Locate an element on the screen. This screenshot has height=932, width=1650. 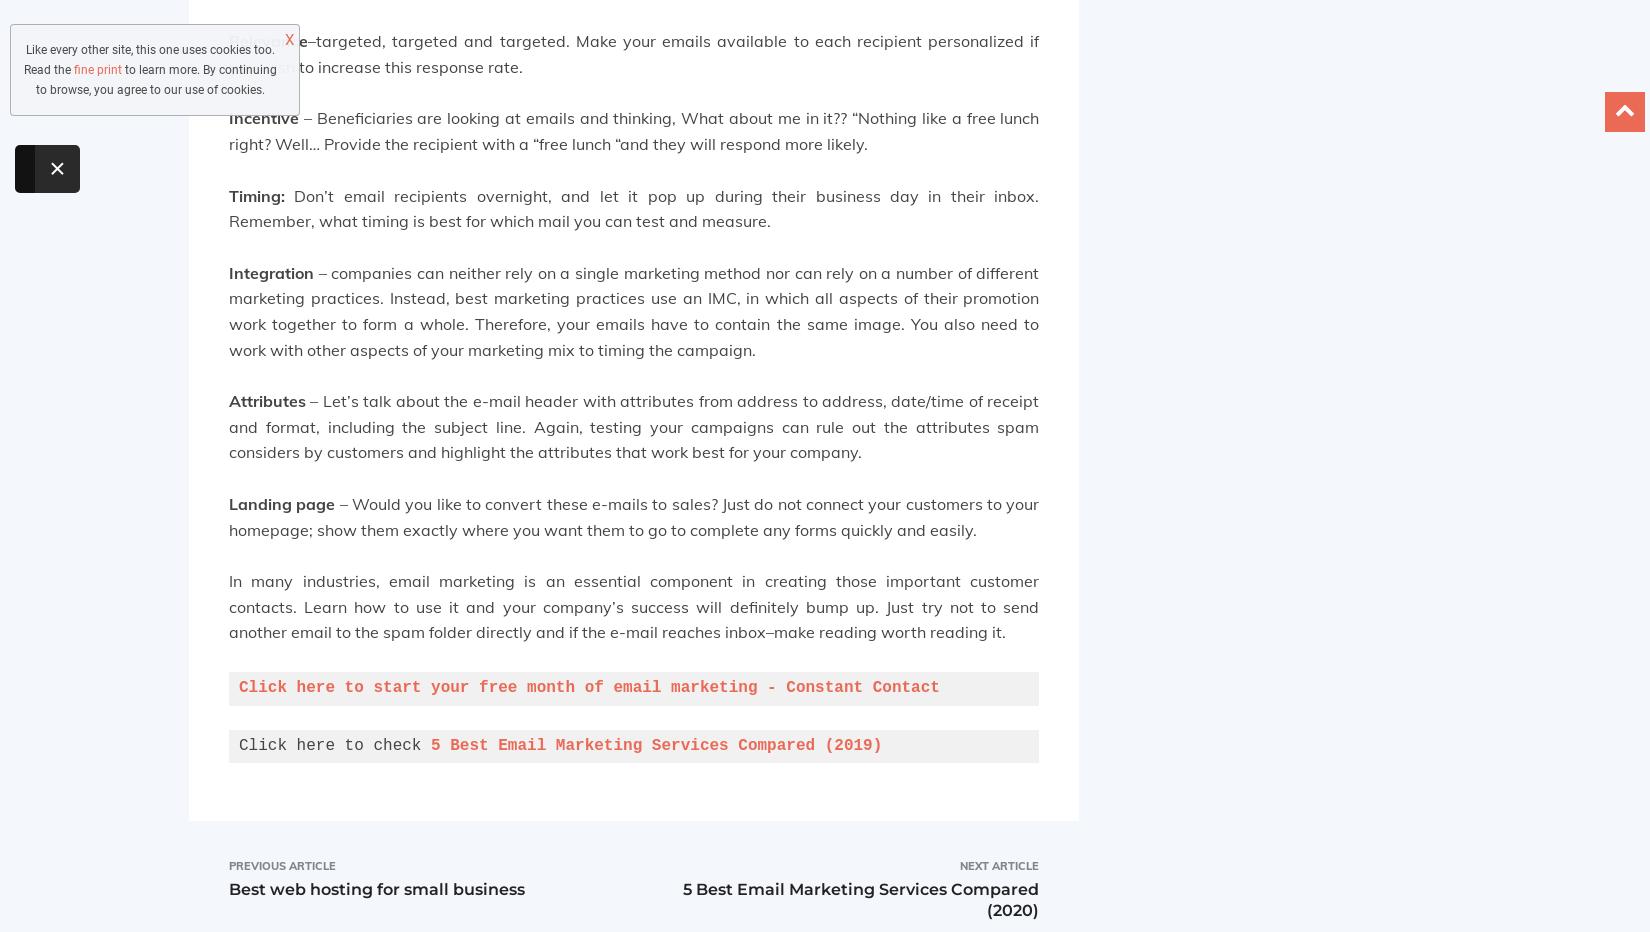
'Integration' is located at coordinates (229, 270).